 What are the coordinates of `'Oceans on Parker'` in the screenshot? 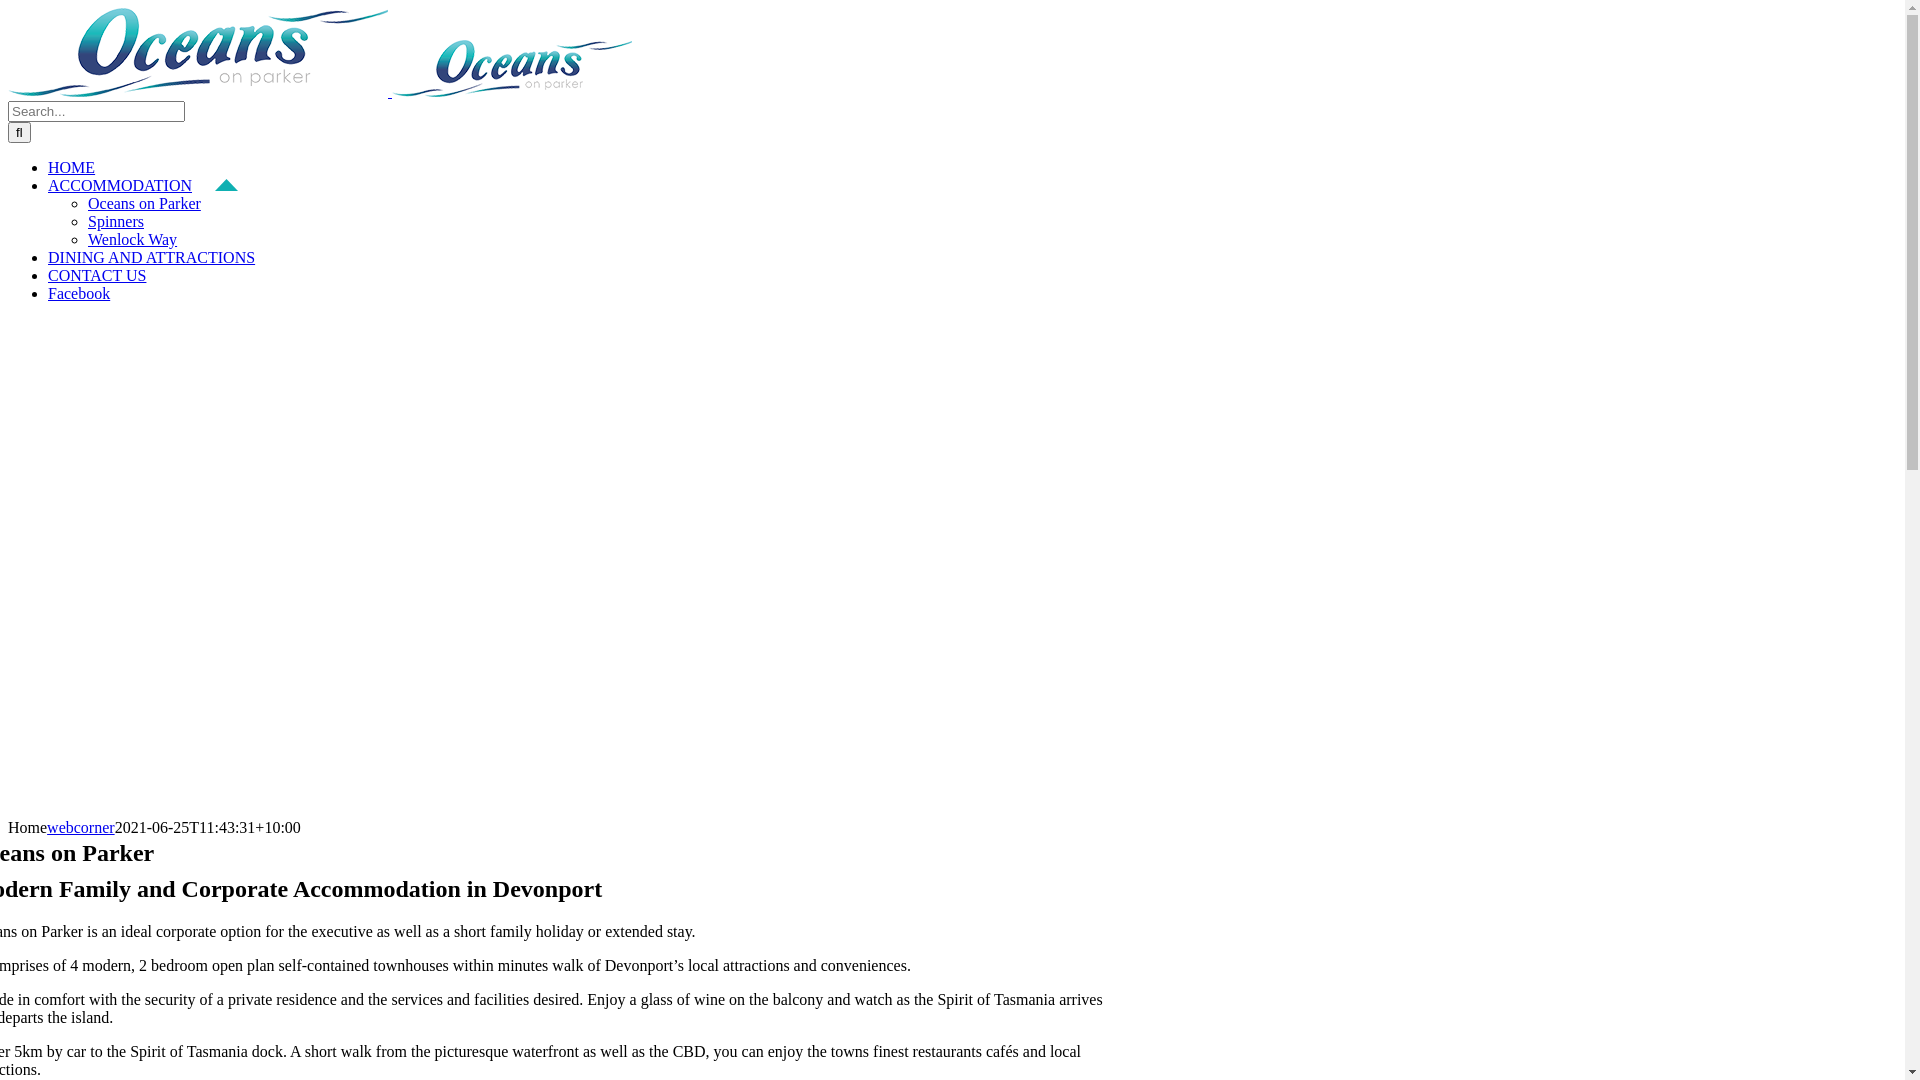 It's located at (143, 203).